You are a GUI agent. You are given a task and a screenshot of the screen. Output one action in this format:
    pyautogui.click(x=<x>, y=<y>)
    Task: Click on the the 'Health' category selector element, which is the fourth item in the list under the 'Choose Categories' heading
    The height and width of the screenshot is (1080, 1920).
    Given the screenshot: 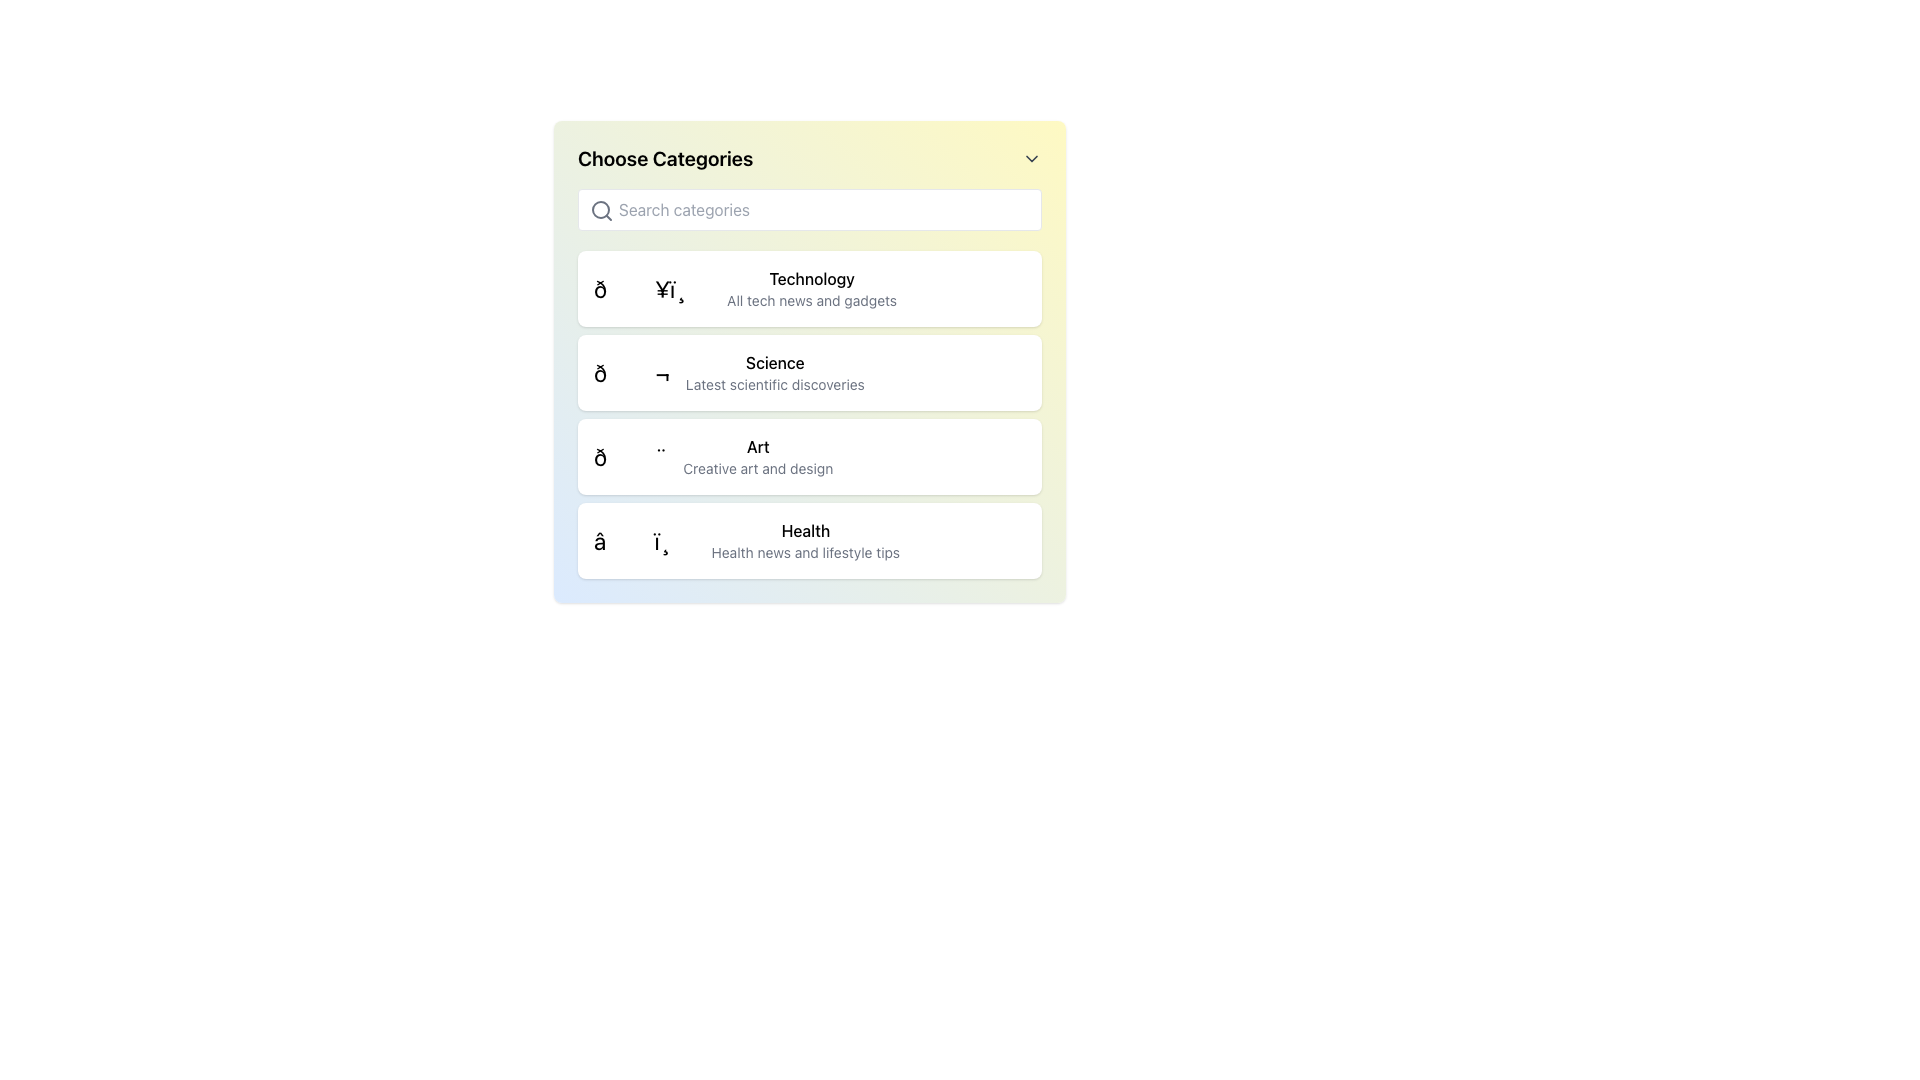 What is the action you would take?
    pyautogui.click(x=746, y=540)
    